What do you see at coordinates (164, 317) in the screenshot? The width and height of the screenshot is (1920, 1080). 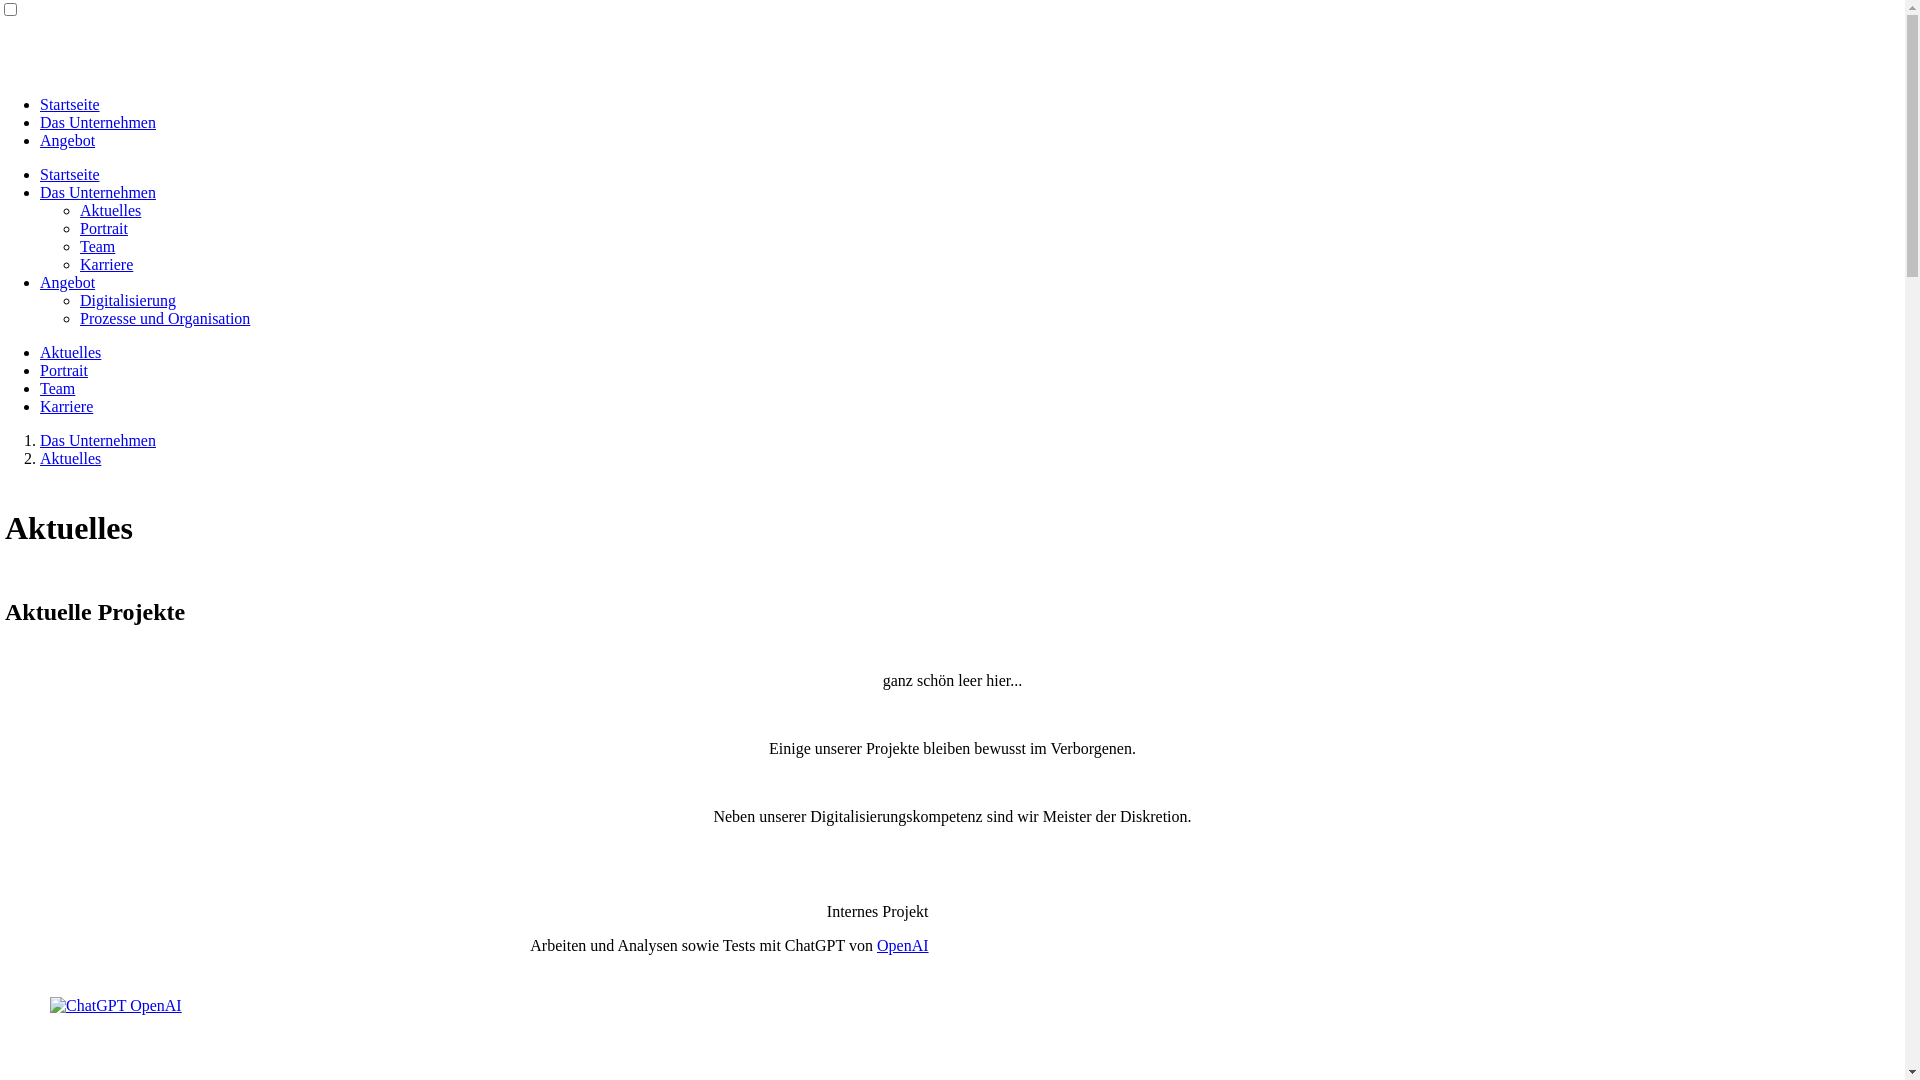 I see `'Prozesse und Organisation'` at bounding box center [164, 317].